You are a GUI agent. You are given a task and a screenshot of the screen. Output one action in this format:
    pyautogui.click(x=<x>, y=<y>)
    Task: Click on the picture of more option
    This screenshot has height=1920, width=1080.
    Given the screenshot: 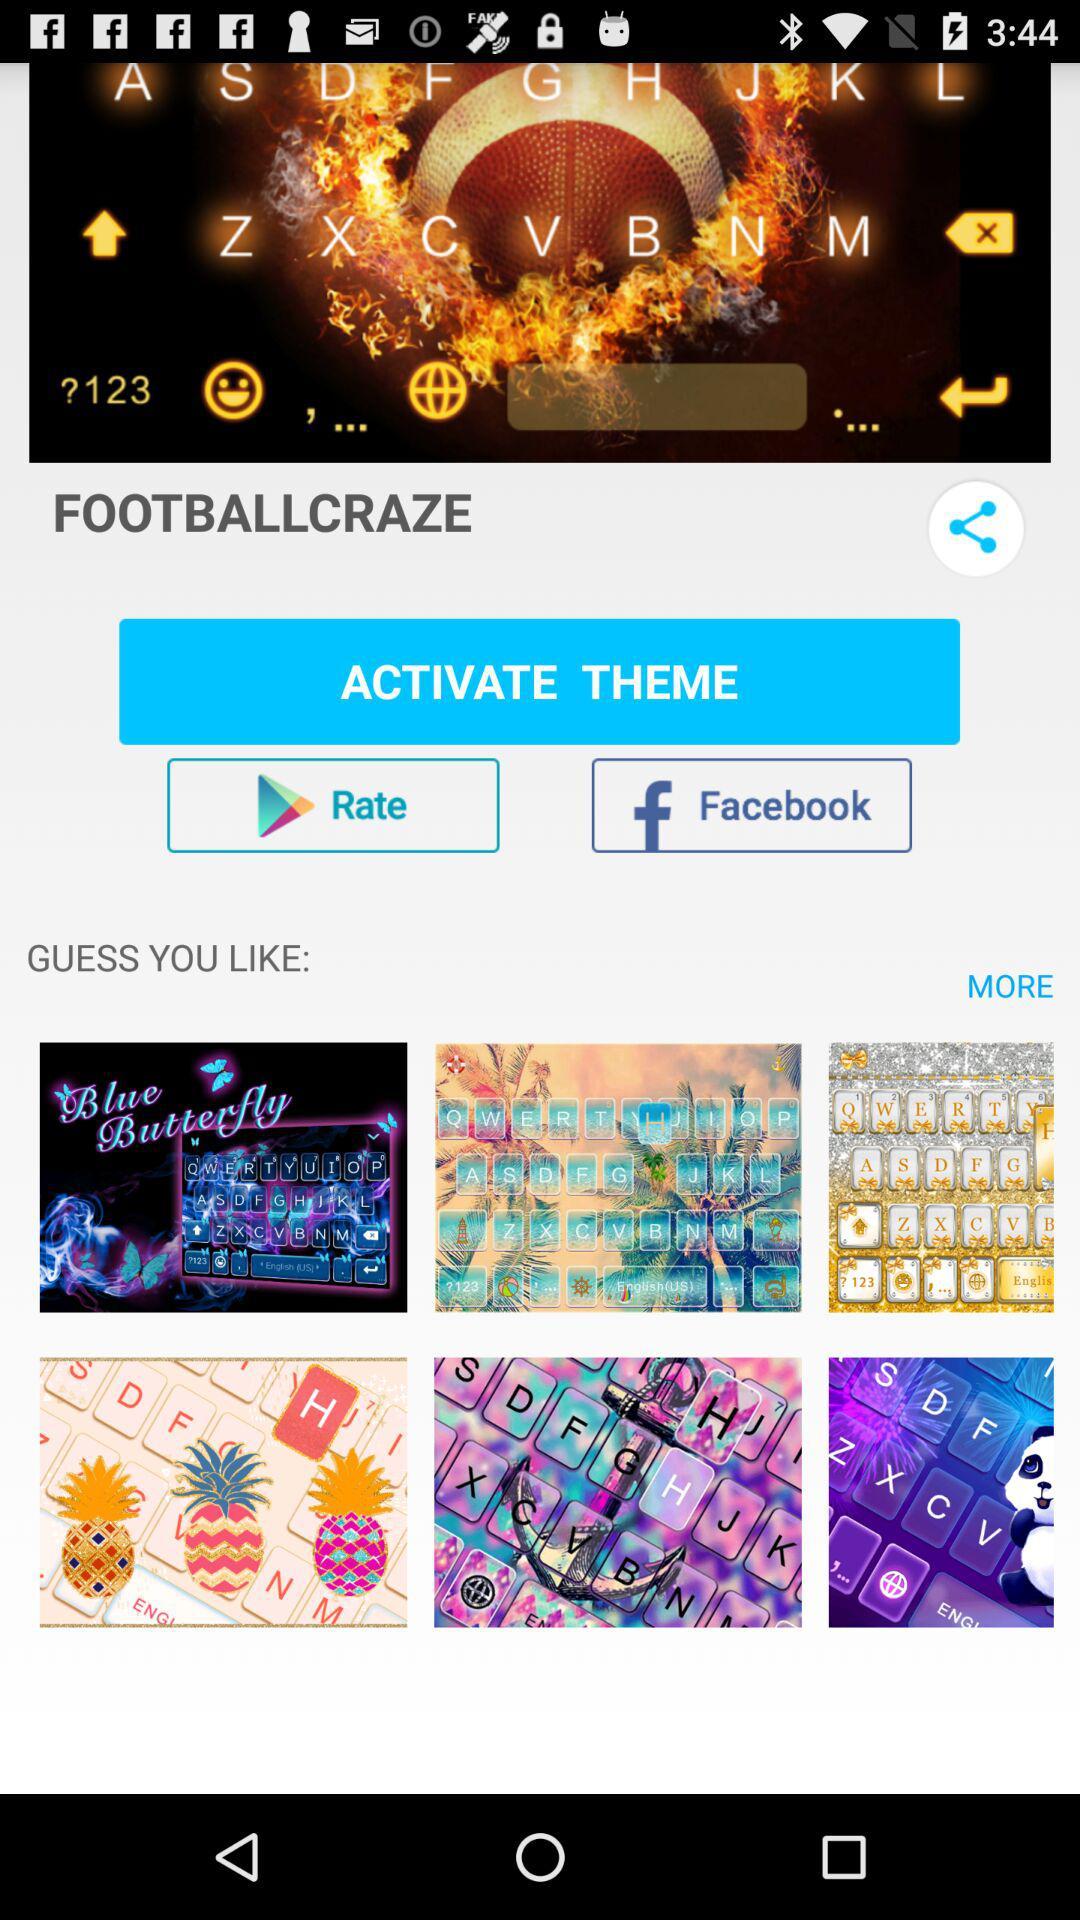 What is the action you would take?
    pyautogui.click(x=941, y=1177)
    